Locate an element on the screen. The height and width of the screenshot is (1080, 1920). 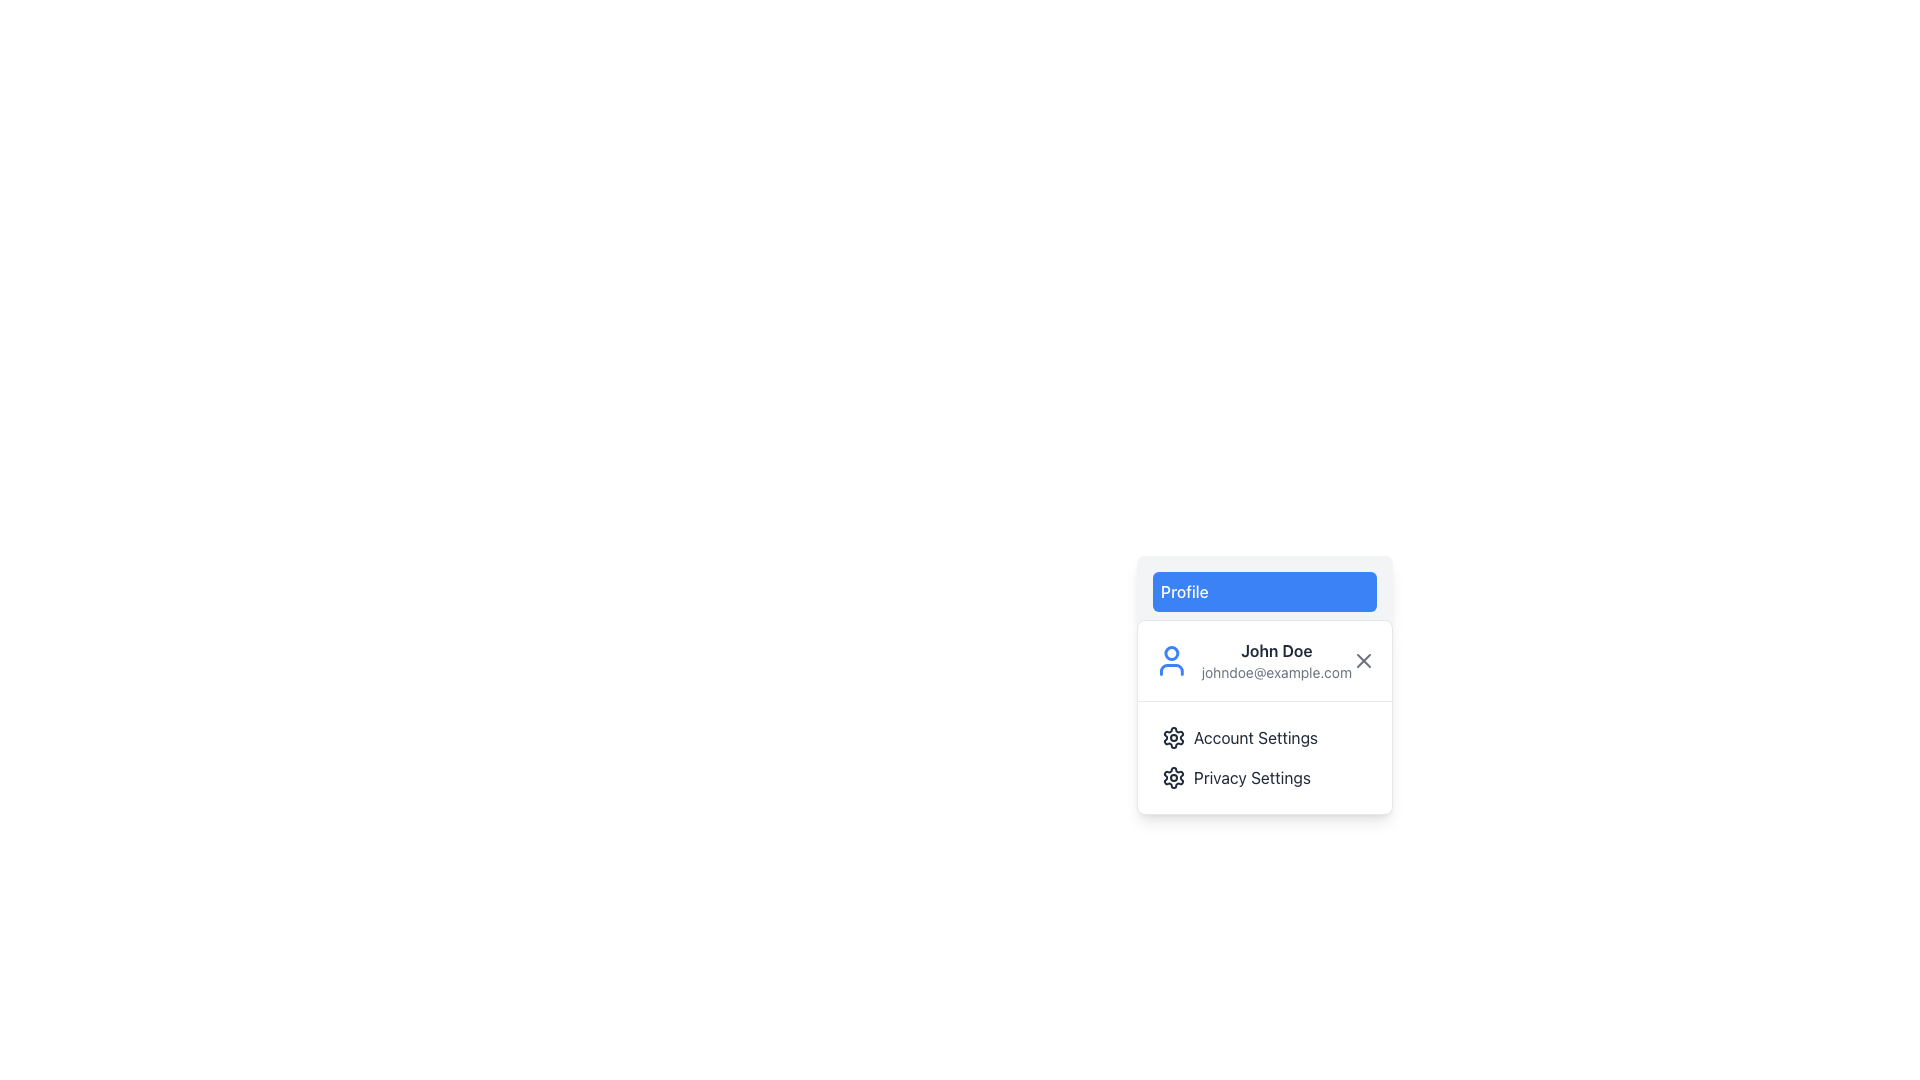
the gear-shaped icon in the settings dropdown menu is located at coordinates (1174, 777).